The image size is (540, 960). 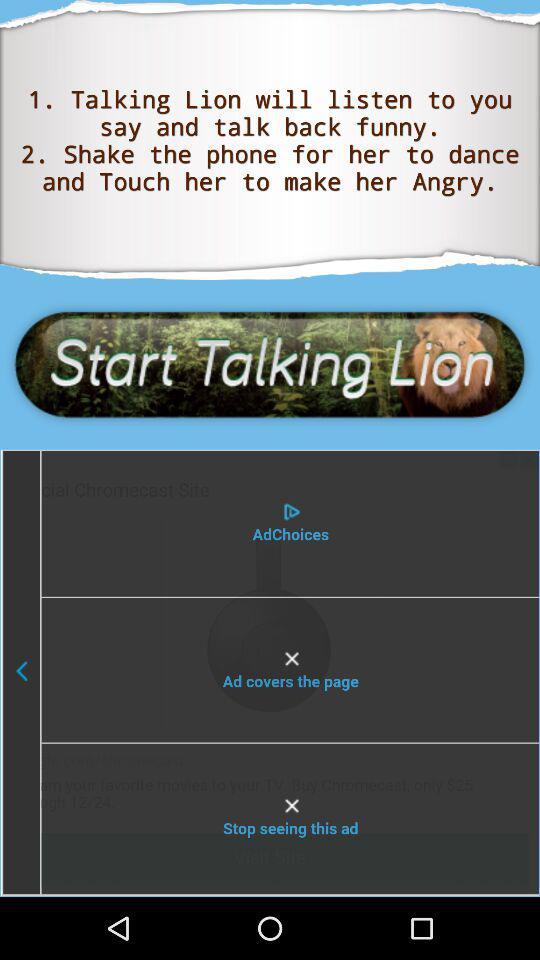 What do you see at coordinates (270, 363) in the screenshot?
I see `start app` at bounding box center [270, 363].